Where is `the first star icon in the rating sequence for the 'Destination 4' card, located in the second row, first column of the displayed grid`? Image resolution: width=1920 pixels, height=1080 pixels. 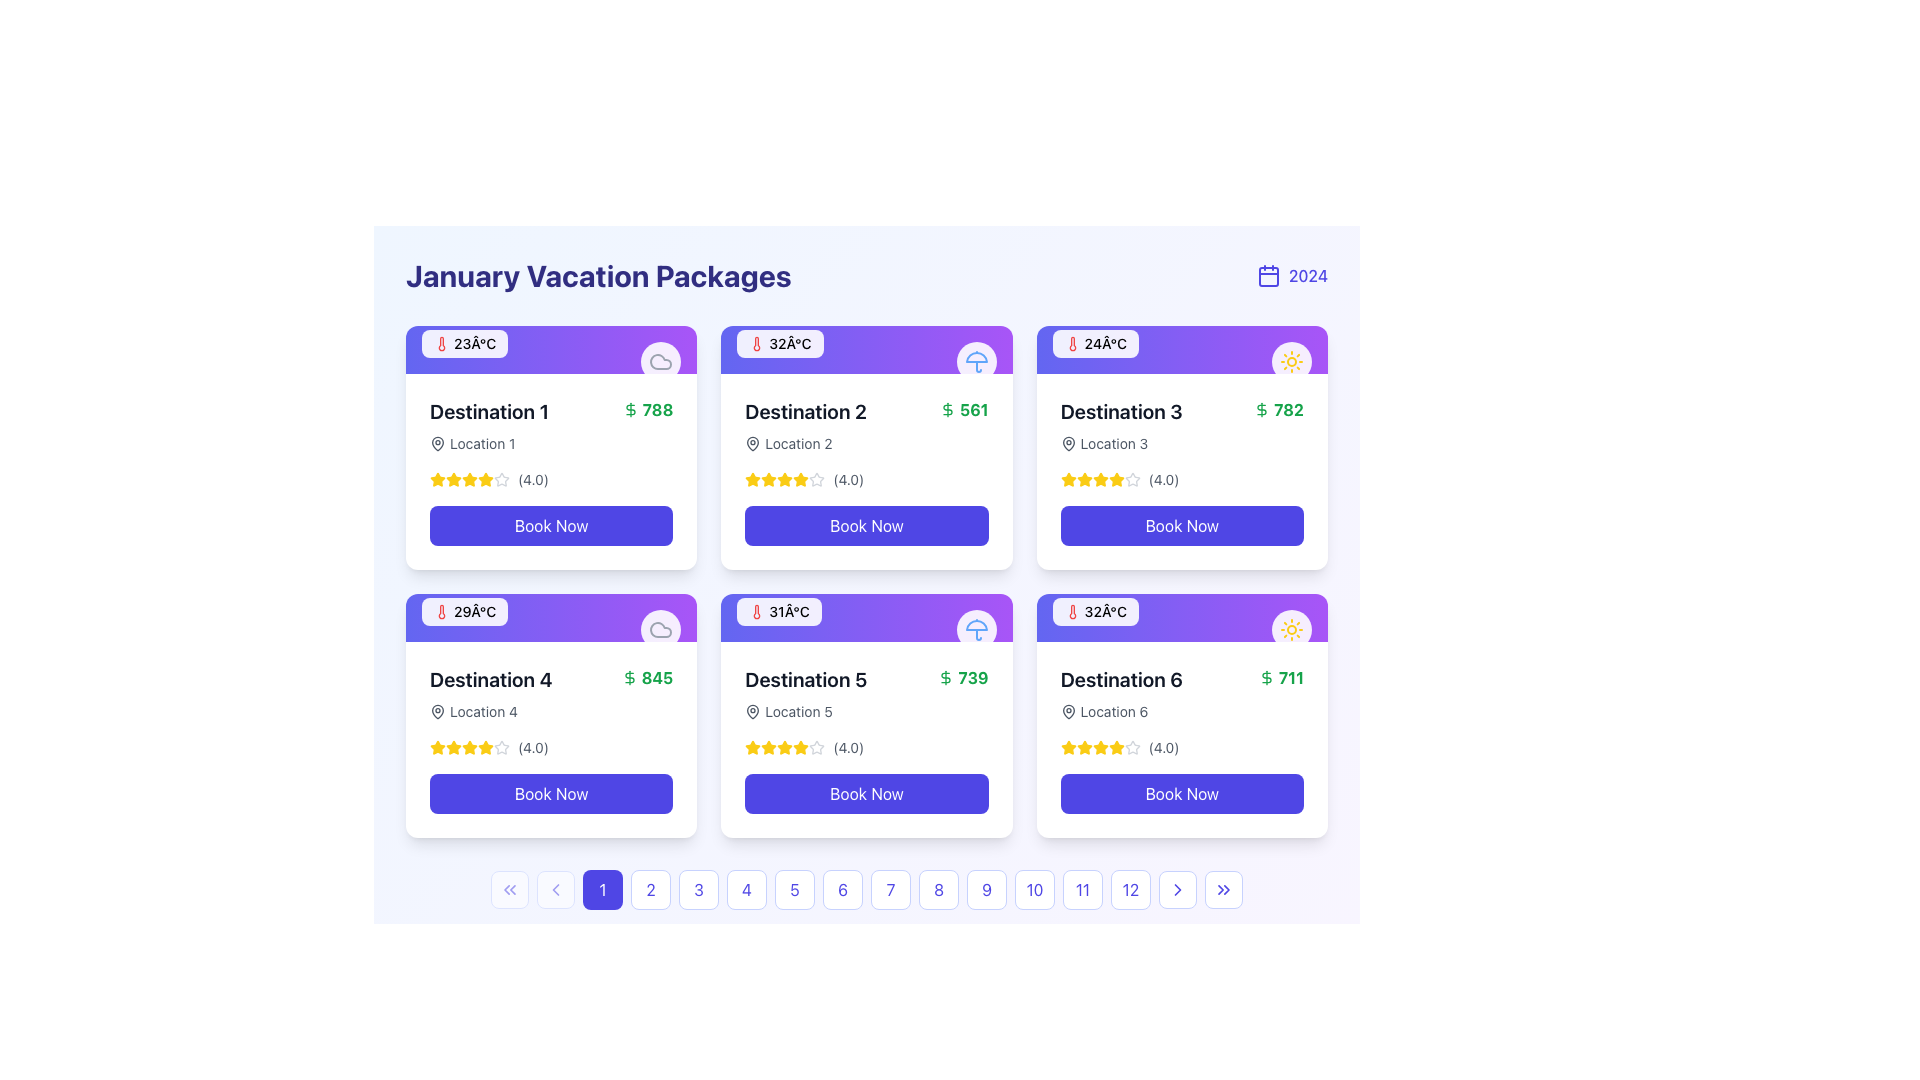
the first star icon in the rating sequence for the 'Destination 4' card, located in the second row, first column of the displayed grid is located at coordinates (436, 748).